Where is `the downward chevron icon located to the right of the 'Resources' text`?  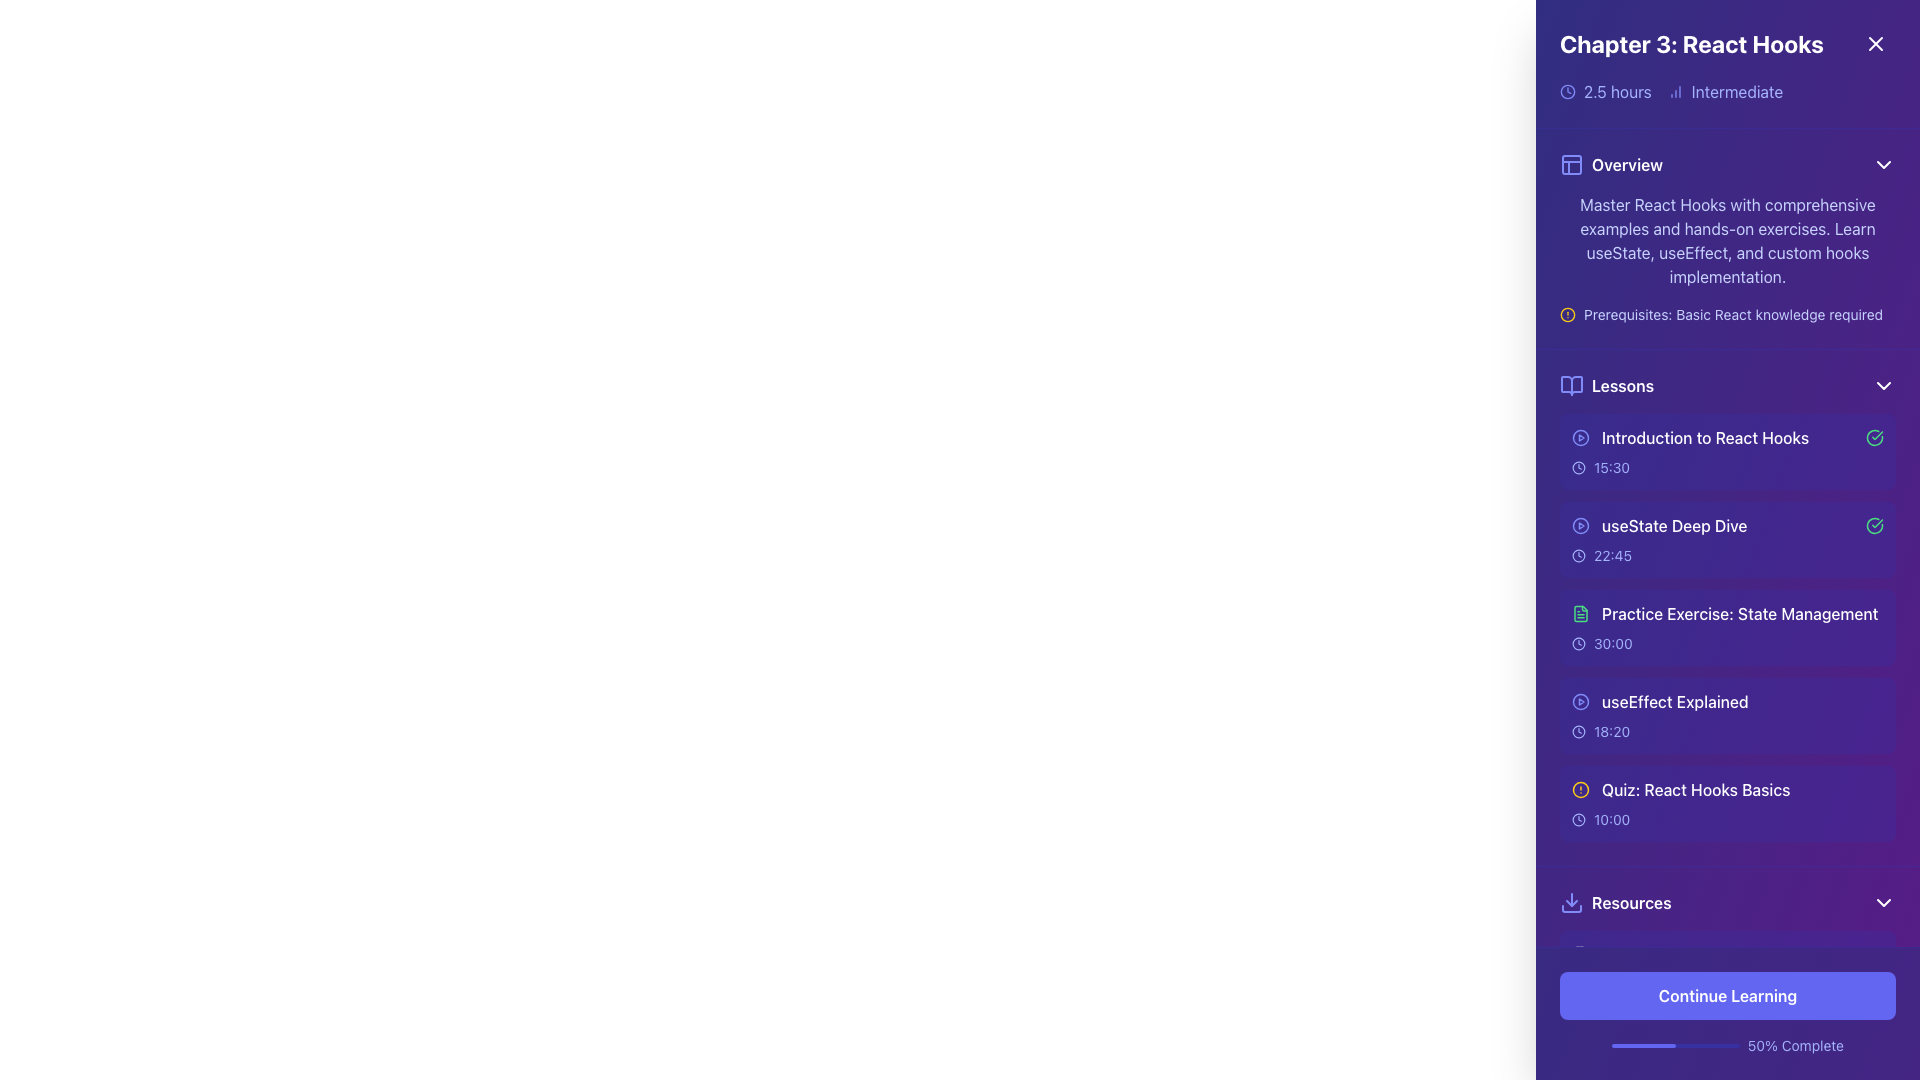 the downward chevron icon located to the right of the 'Resources' text is located at coordinates (1882, 902).